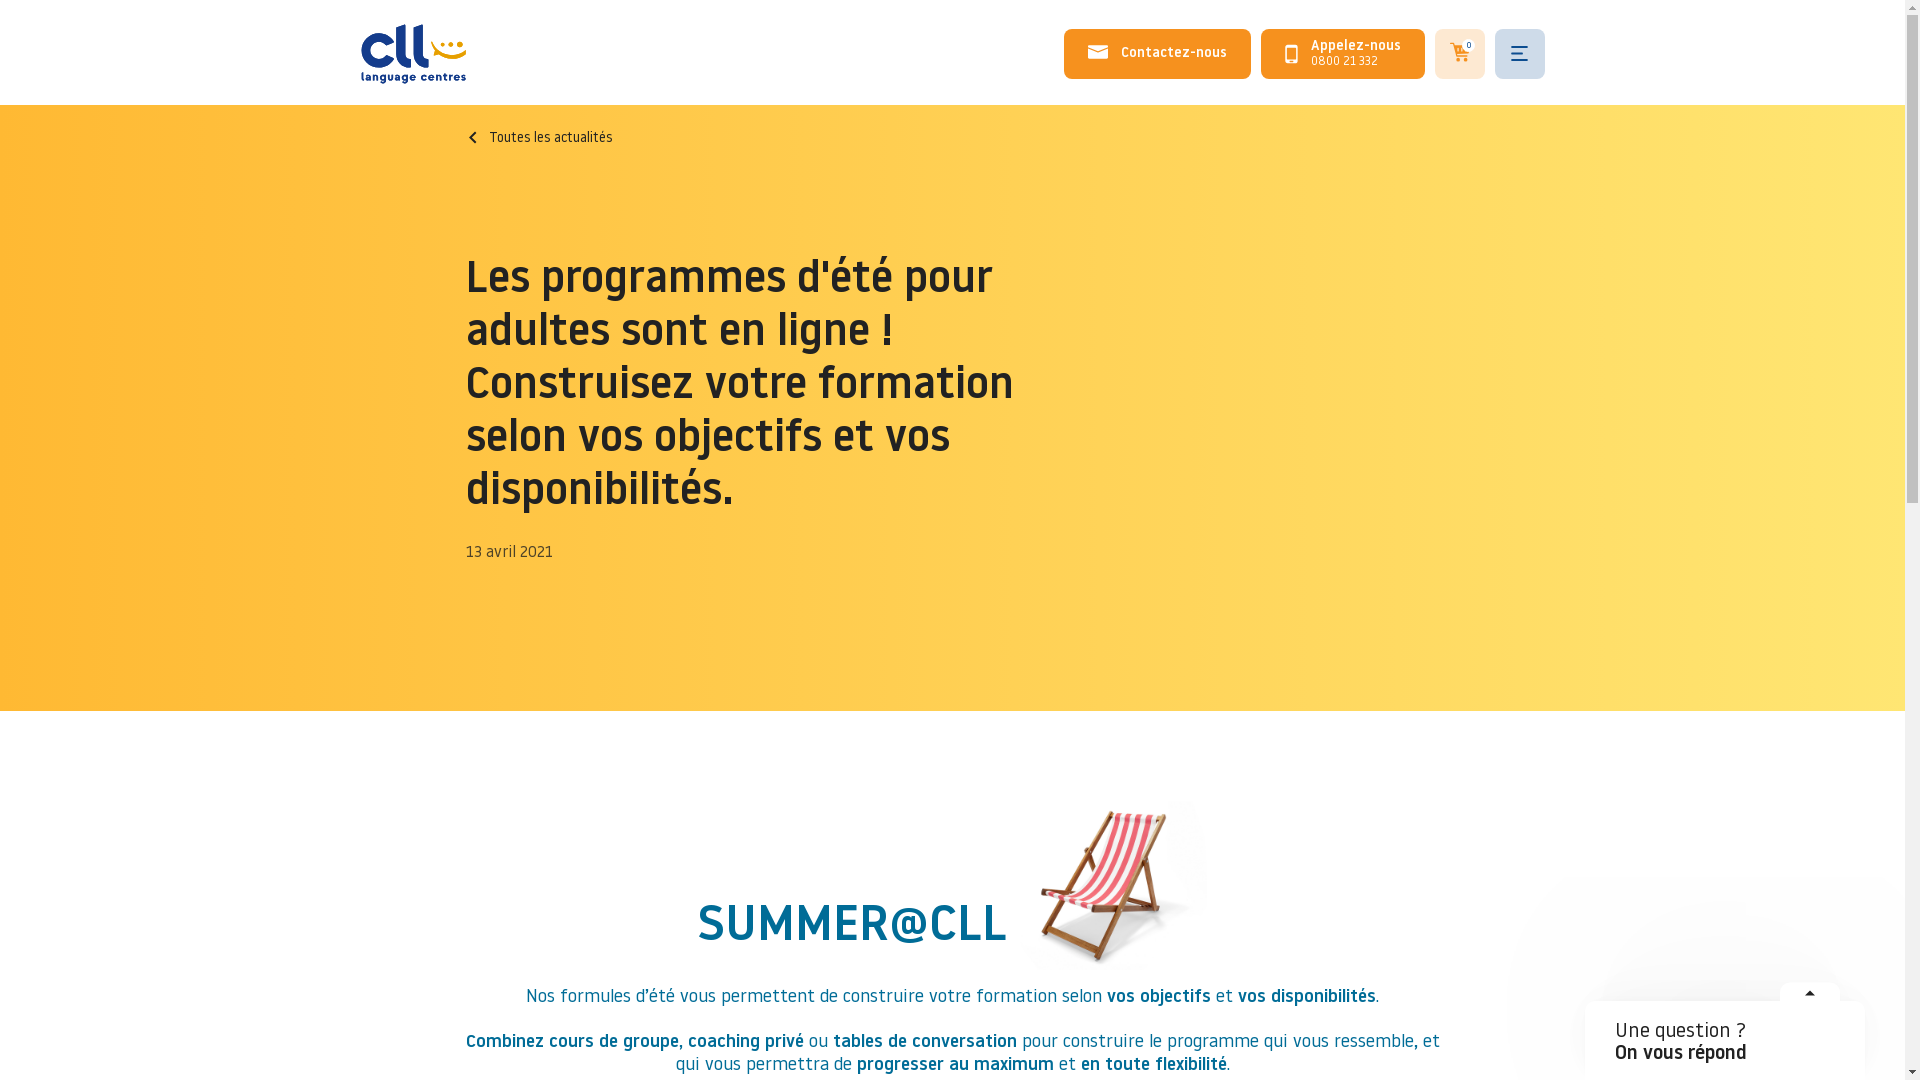 The width and height of the screenshot is (1920, 1080). What do you see at coordinates (1434, 53) in the screenshot?
I see `'0'` at bounding box center [1434, 53].